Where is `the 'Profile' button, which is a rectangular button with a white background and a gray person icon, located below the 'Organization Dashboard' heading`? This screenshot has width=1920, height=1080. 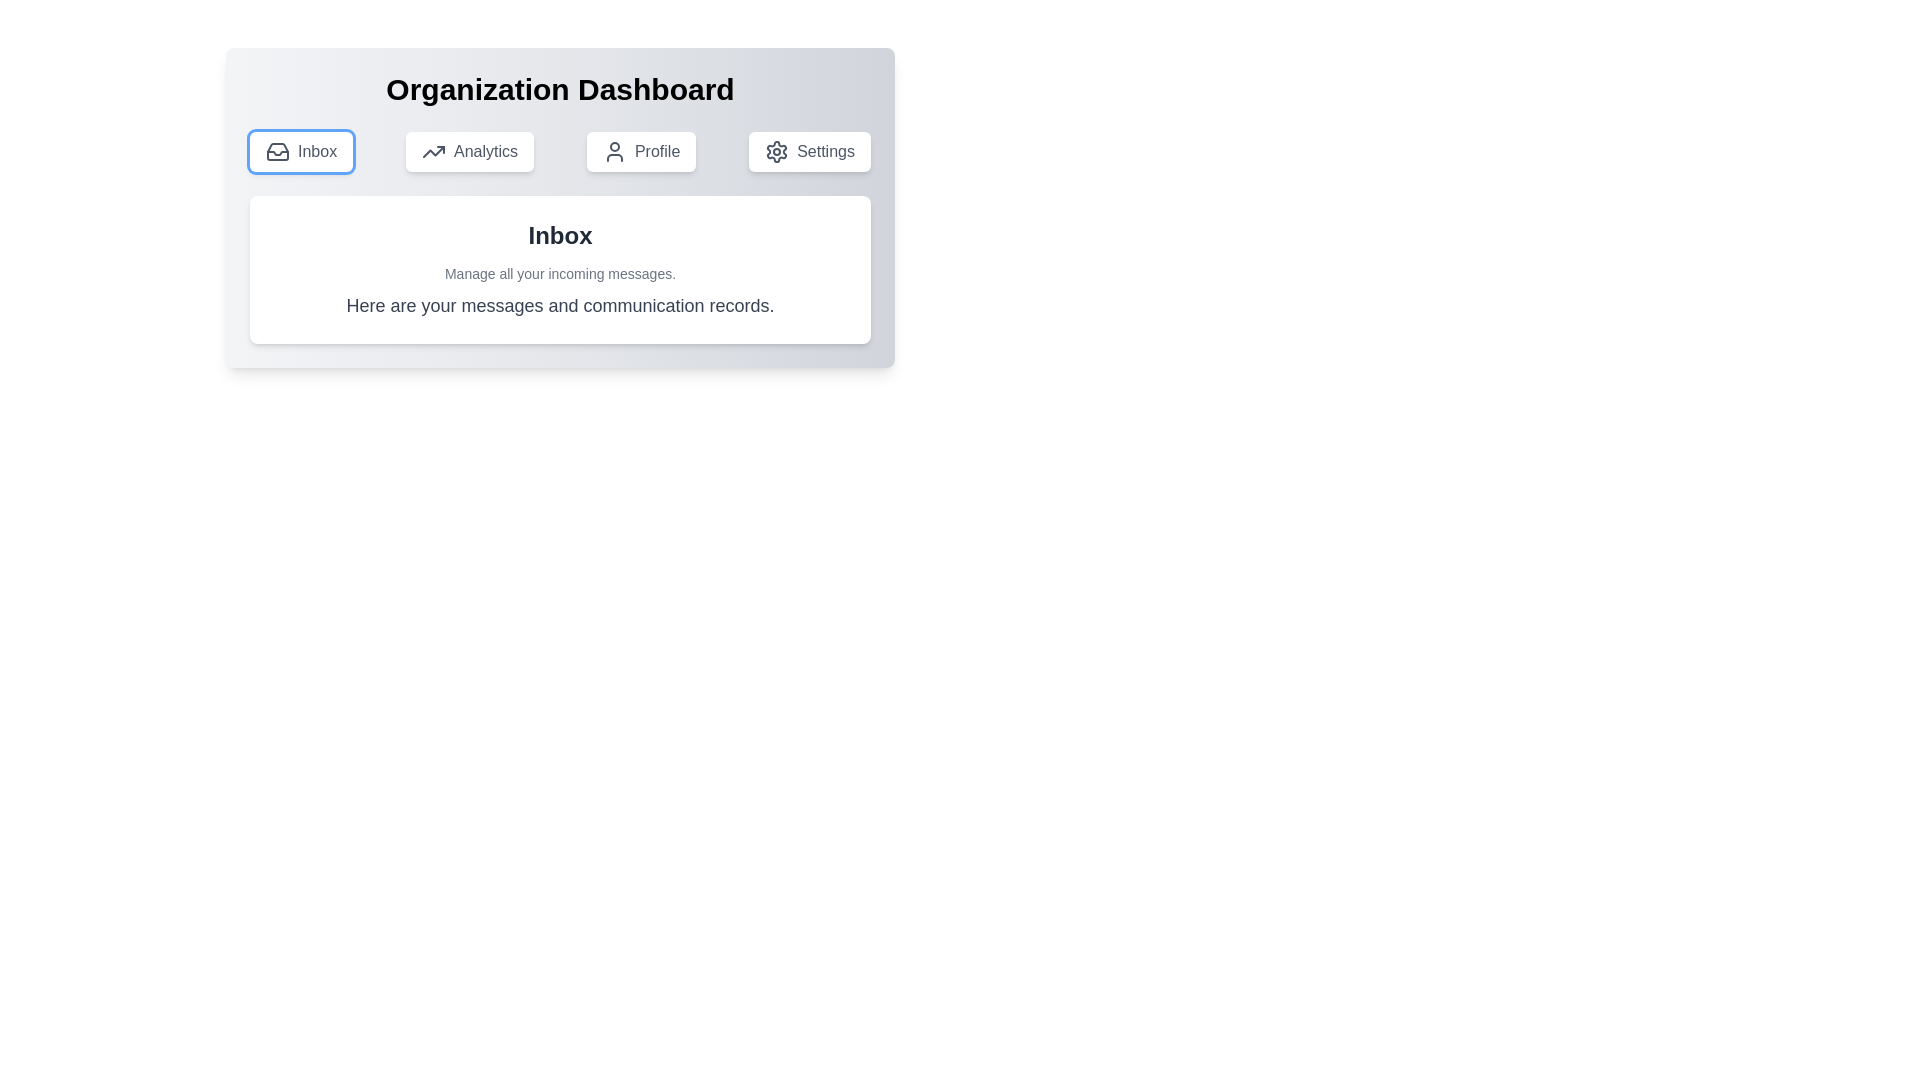
the 'Profile' button, which is a rectangular button with a white background and a gray person icon, located below the 'Organization Dashboard' heading is located at coordinates (641, 150).